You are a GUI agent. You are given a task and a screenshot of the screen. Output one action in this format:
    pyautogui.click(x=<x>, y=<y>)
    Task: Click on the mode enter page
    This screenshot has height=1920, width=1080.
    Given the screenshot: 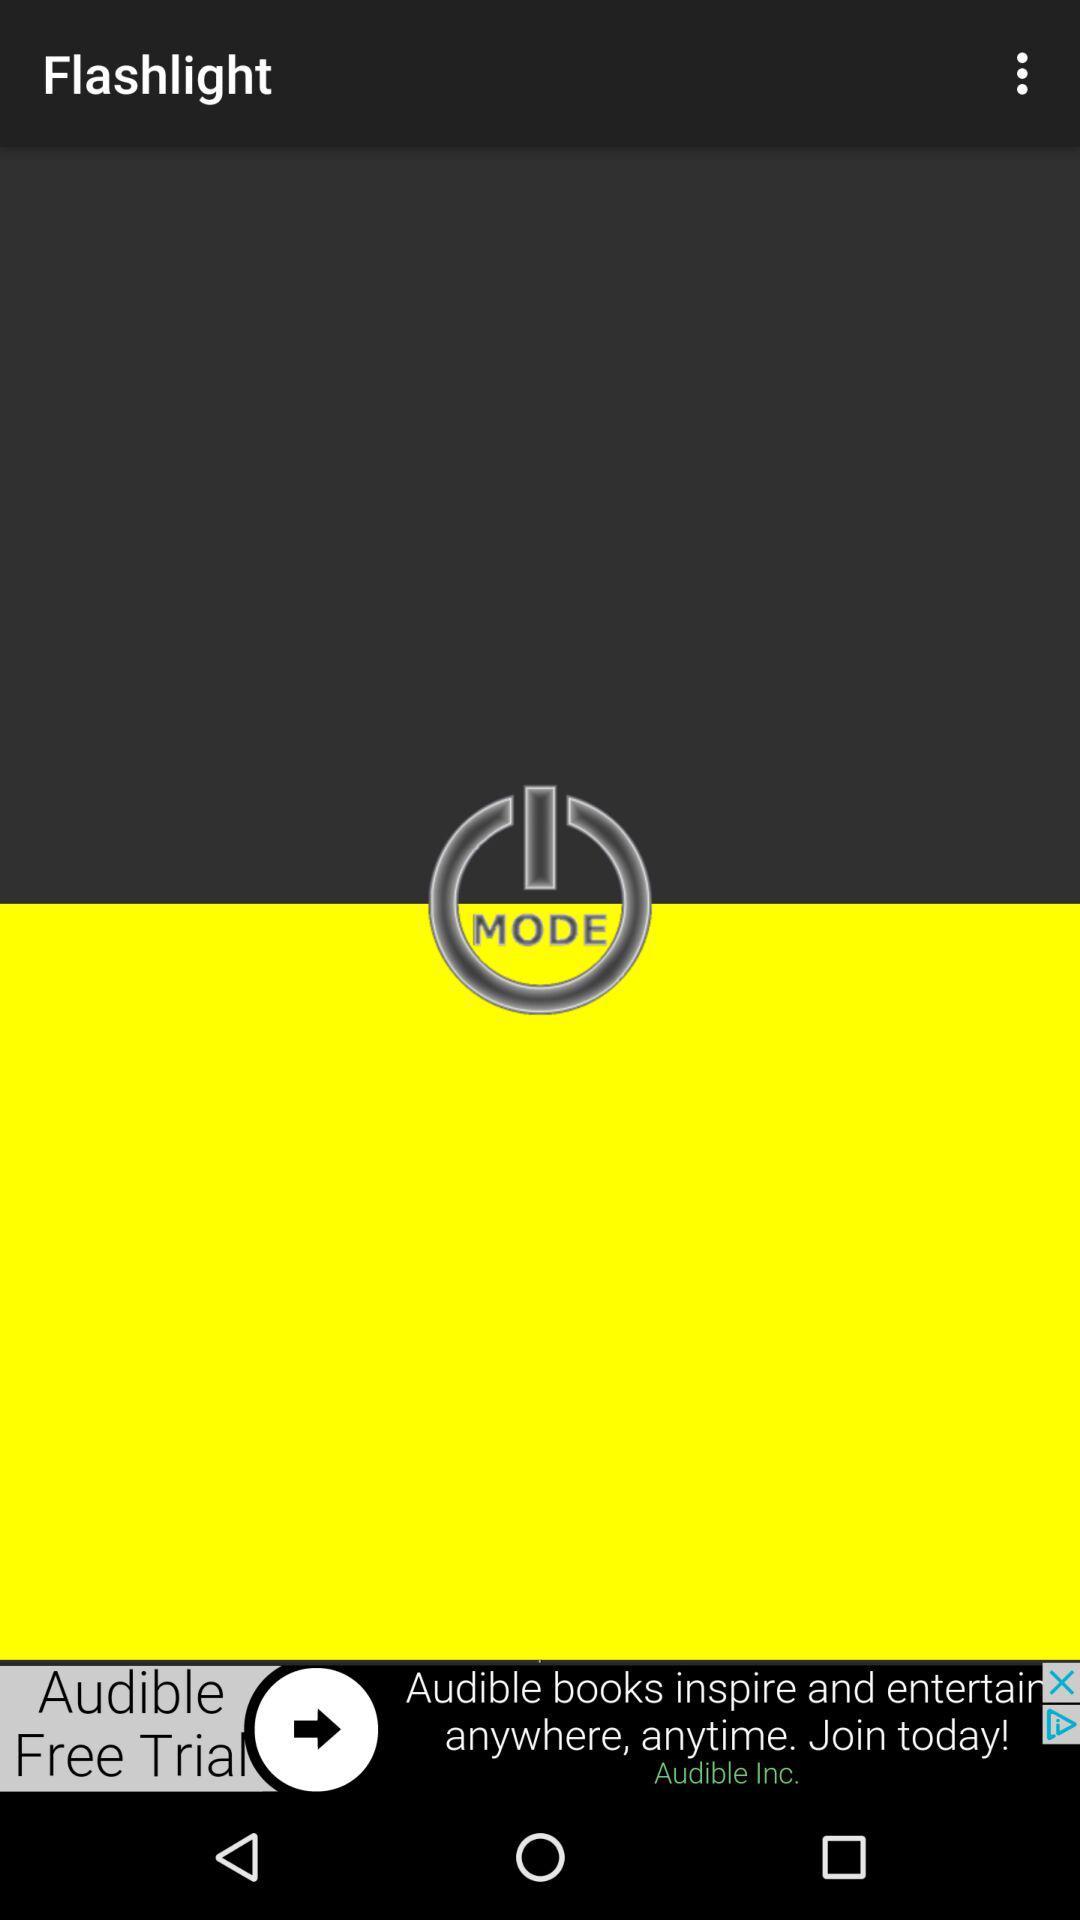 What is the action you would take?
    pyautogui.click(x=540, y=901)
    